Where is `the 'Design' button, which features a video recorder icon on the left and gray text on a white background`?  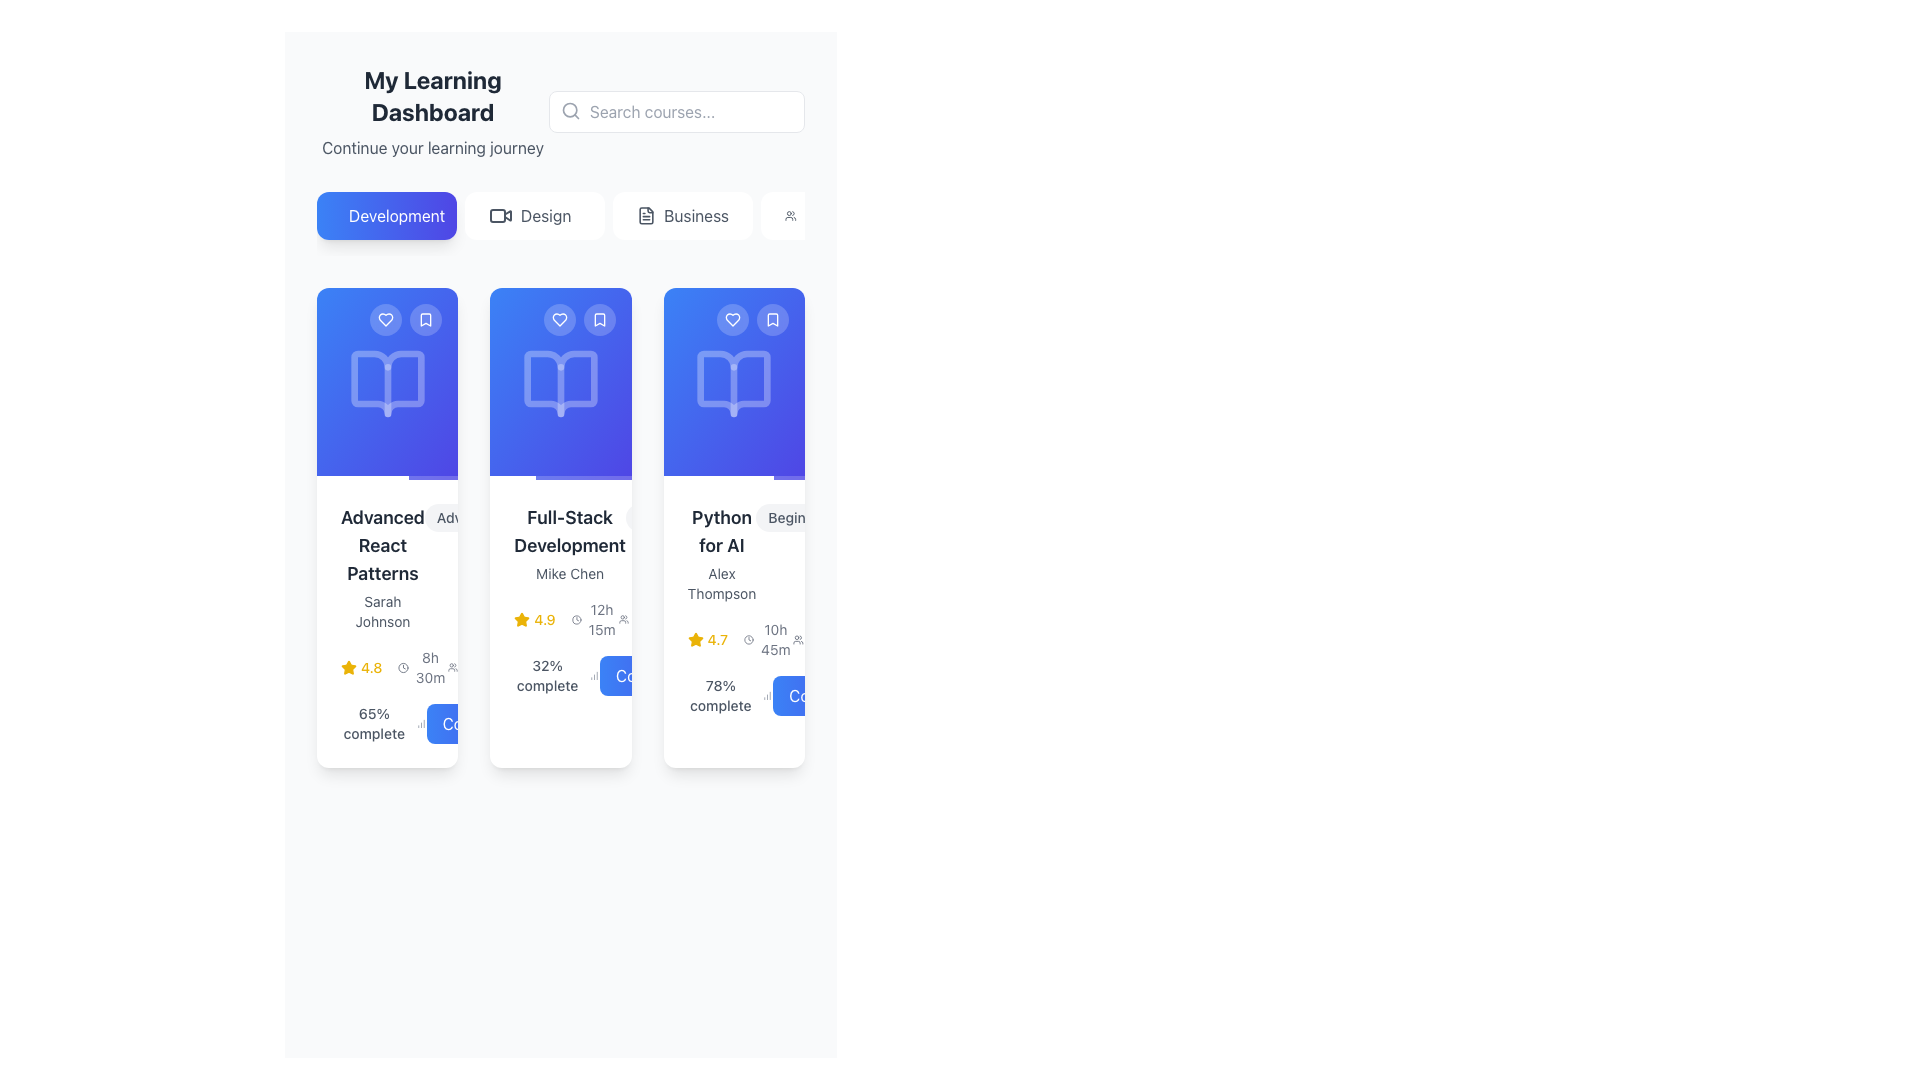
the 'Design' button, which features a video recorder icon on the left and gray text on a white background is located at coordinates (534, 216).